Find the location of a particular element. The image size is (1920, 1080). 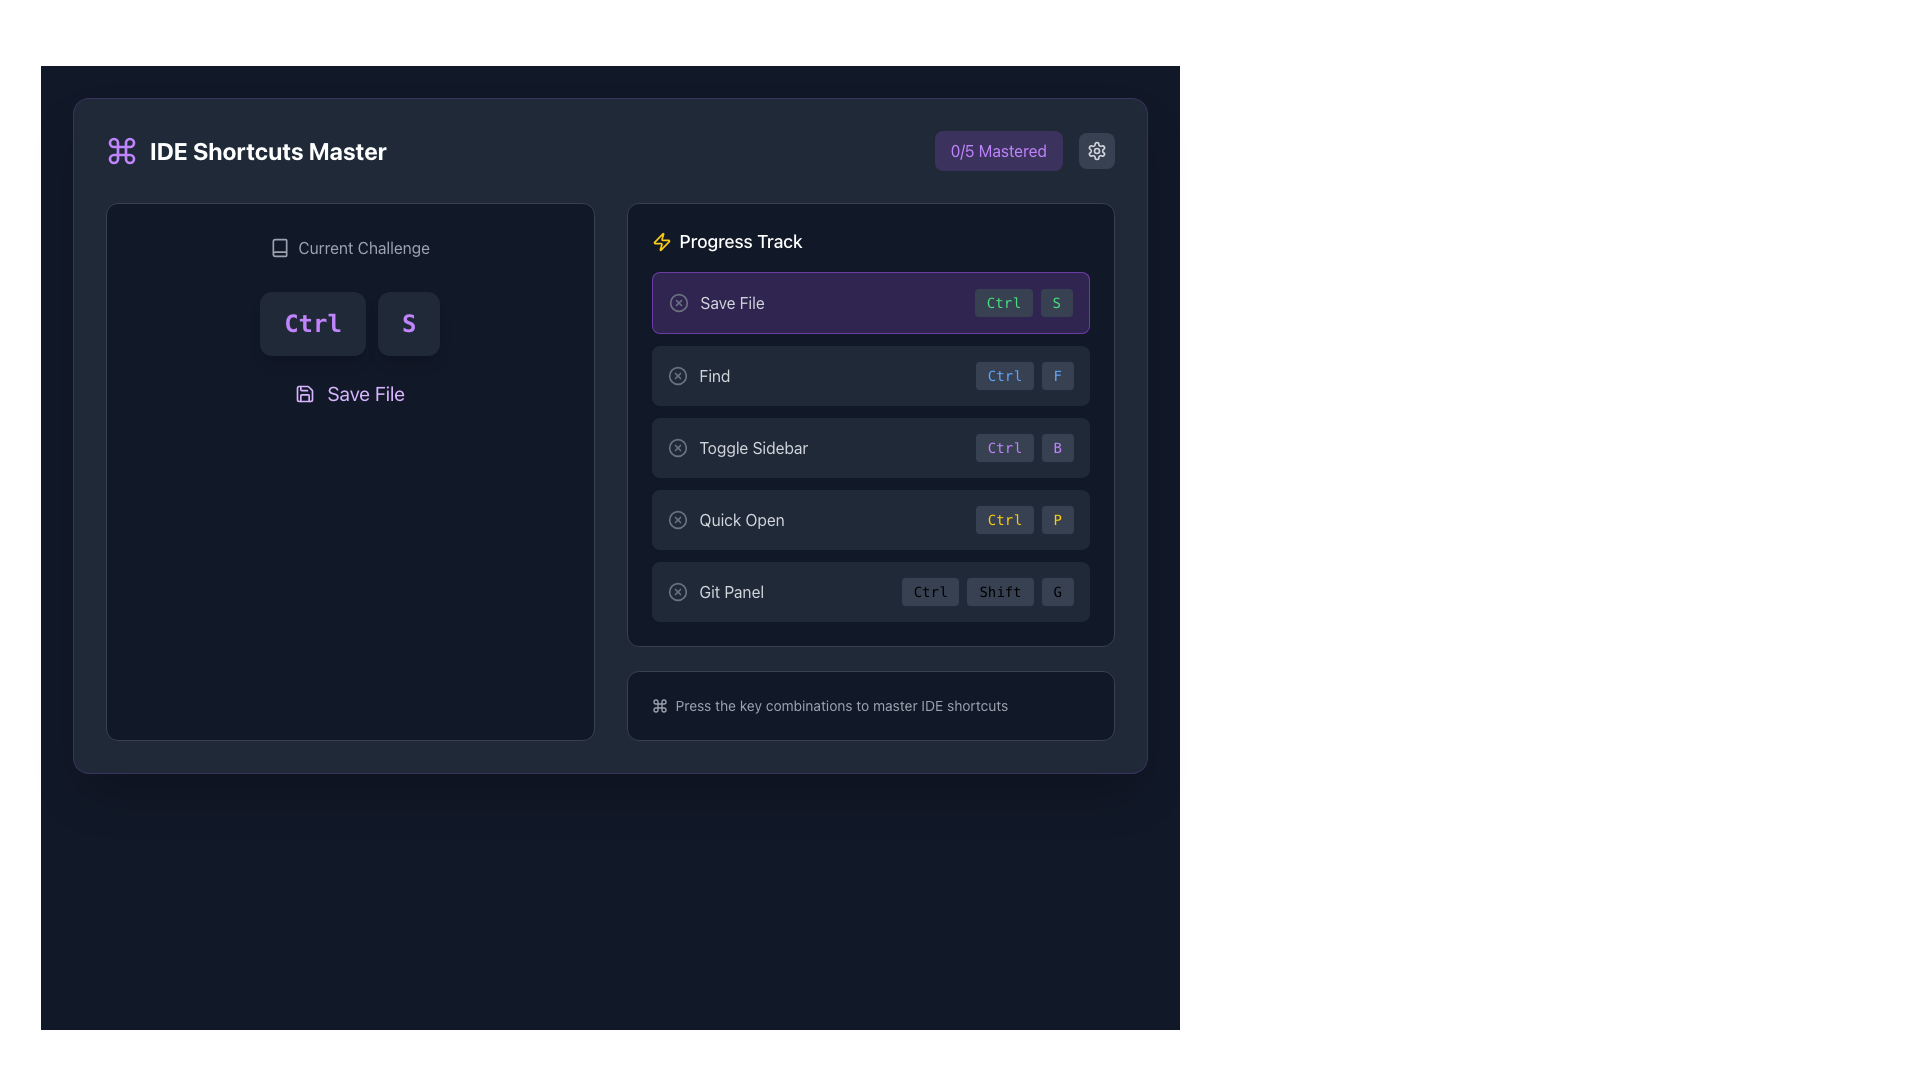

the 'Git Panel' text label located in the 'Progress Track' section, positioned adjacent to a gray circular icon with a cross mark is located at coordinates (730, 590).